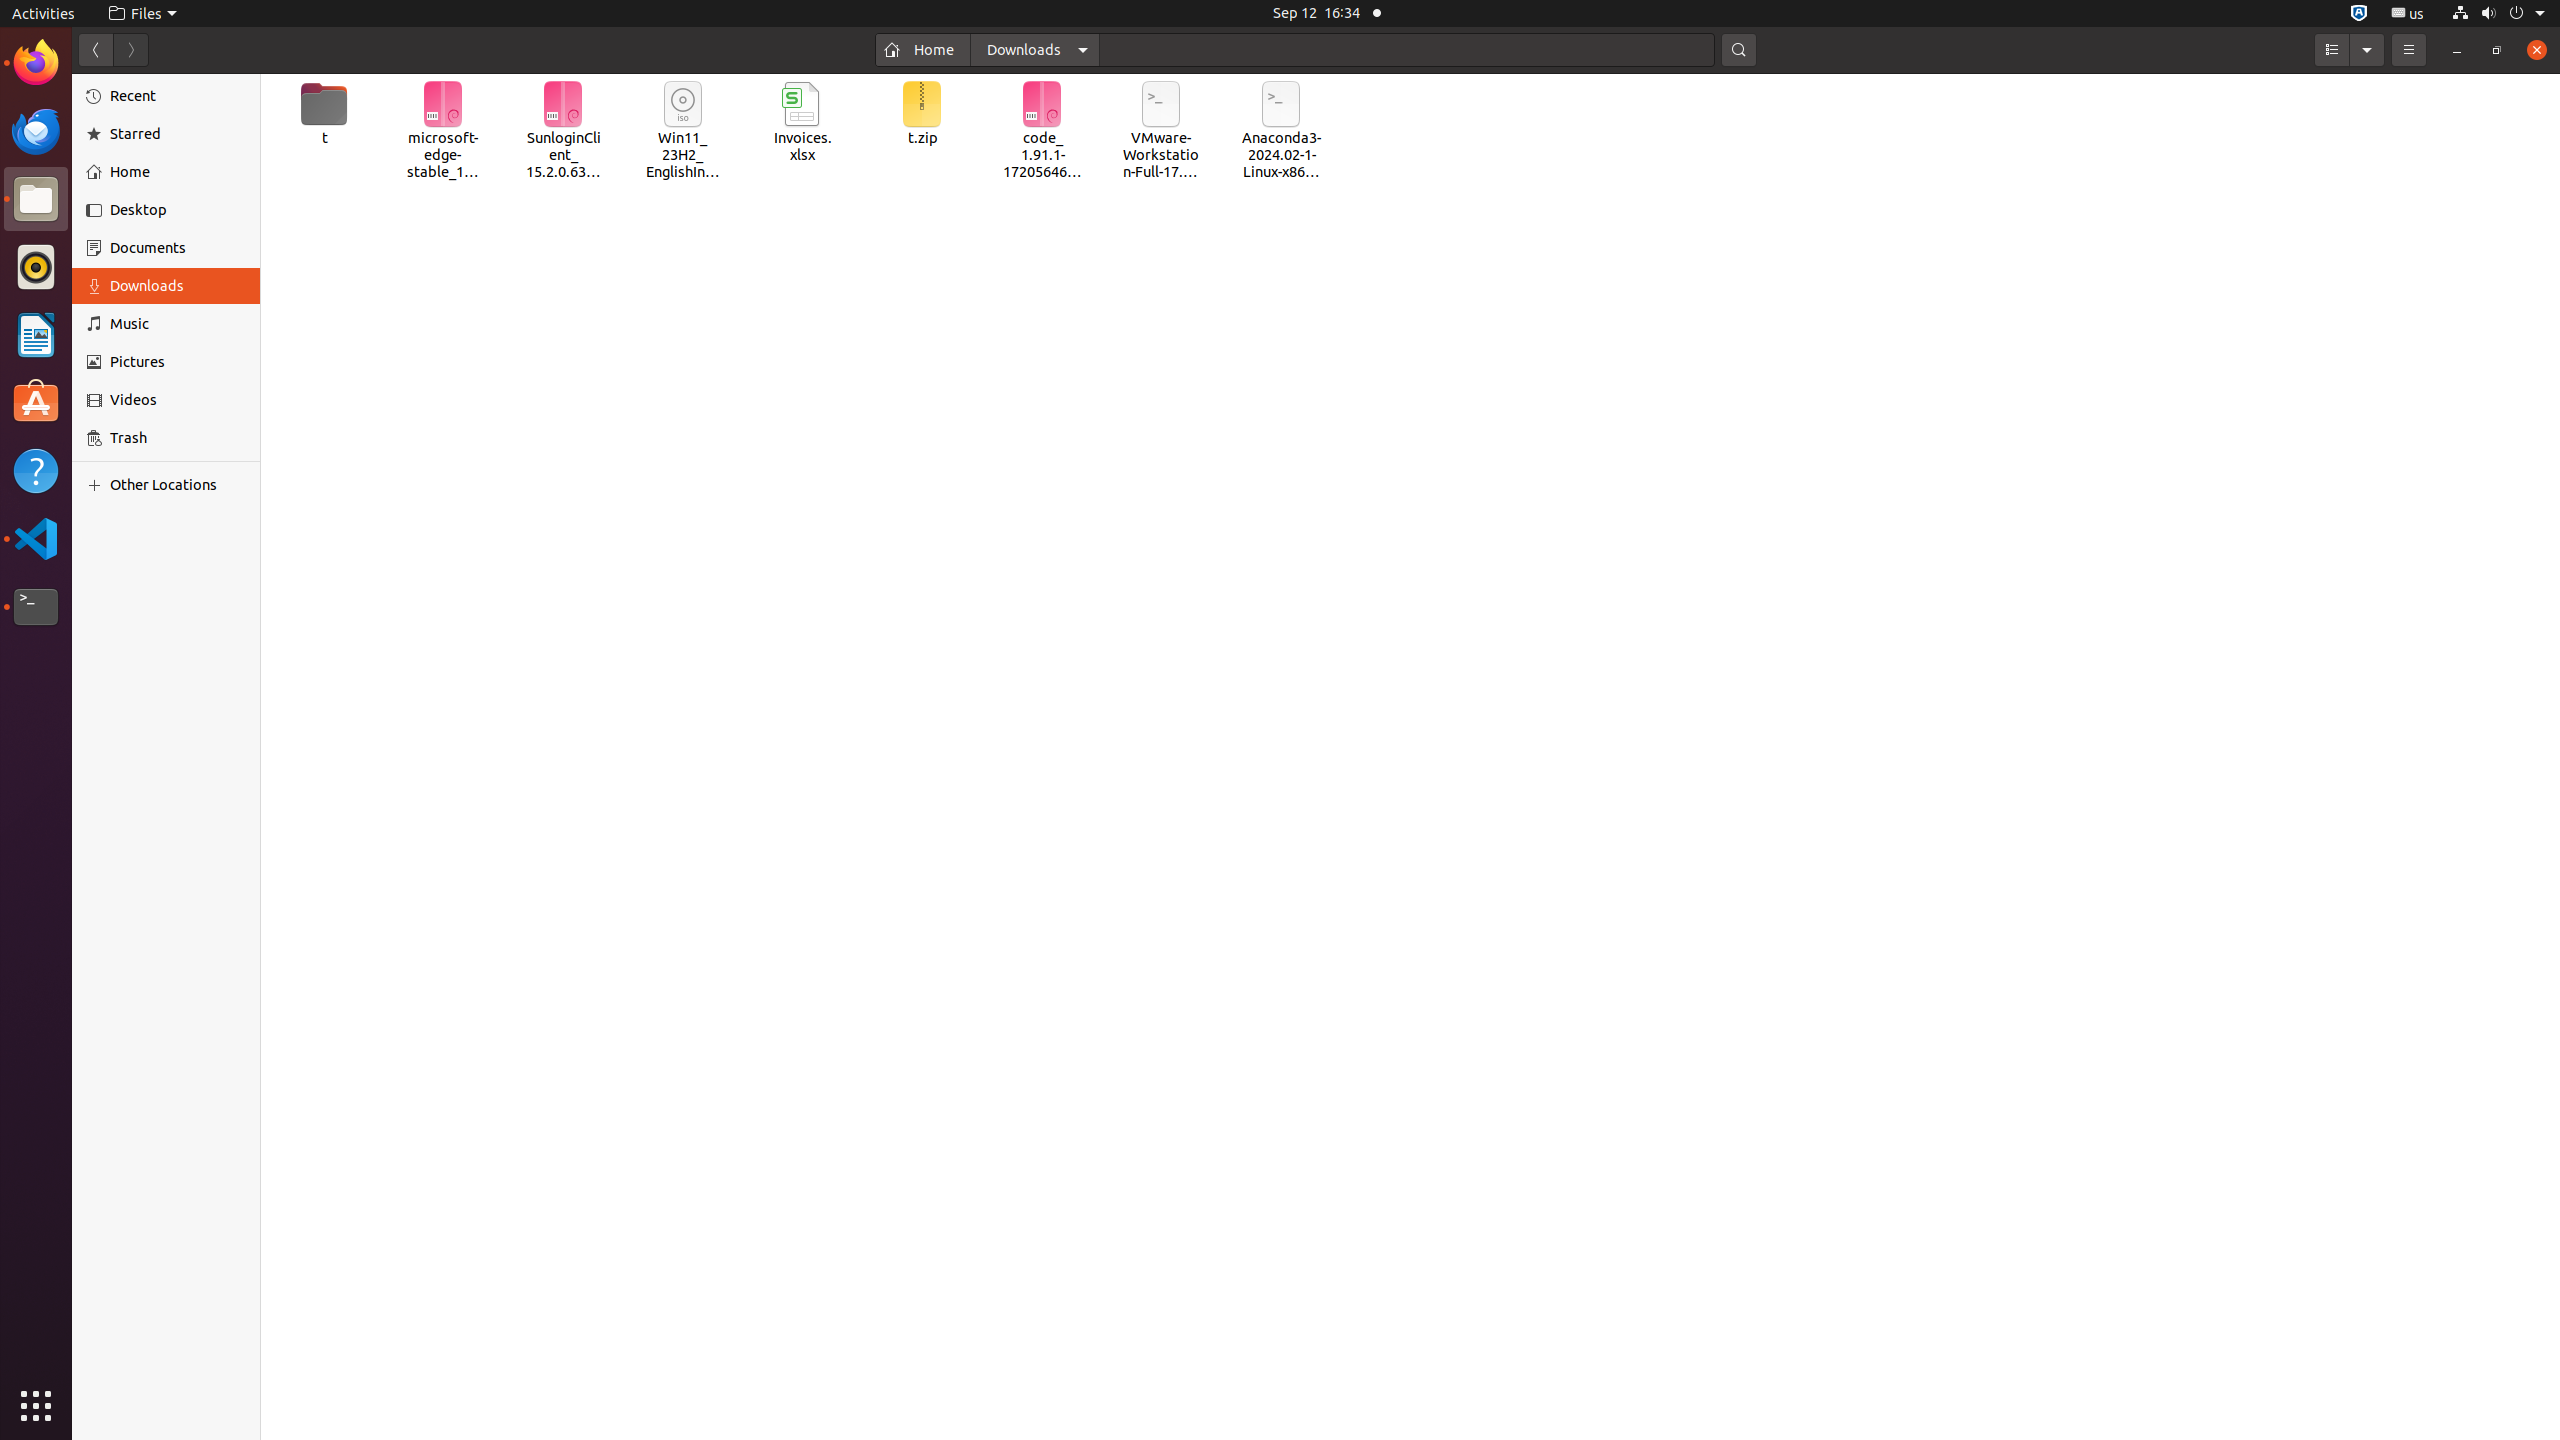 The image size is (2560, 1440). Describe the element at coordinates (2457, 49) in the screenshot. I see `'Minimize'` at that location.